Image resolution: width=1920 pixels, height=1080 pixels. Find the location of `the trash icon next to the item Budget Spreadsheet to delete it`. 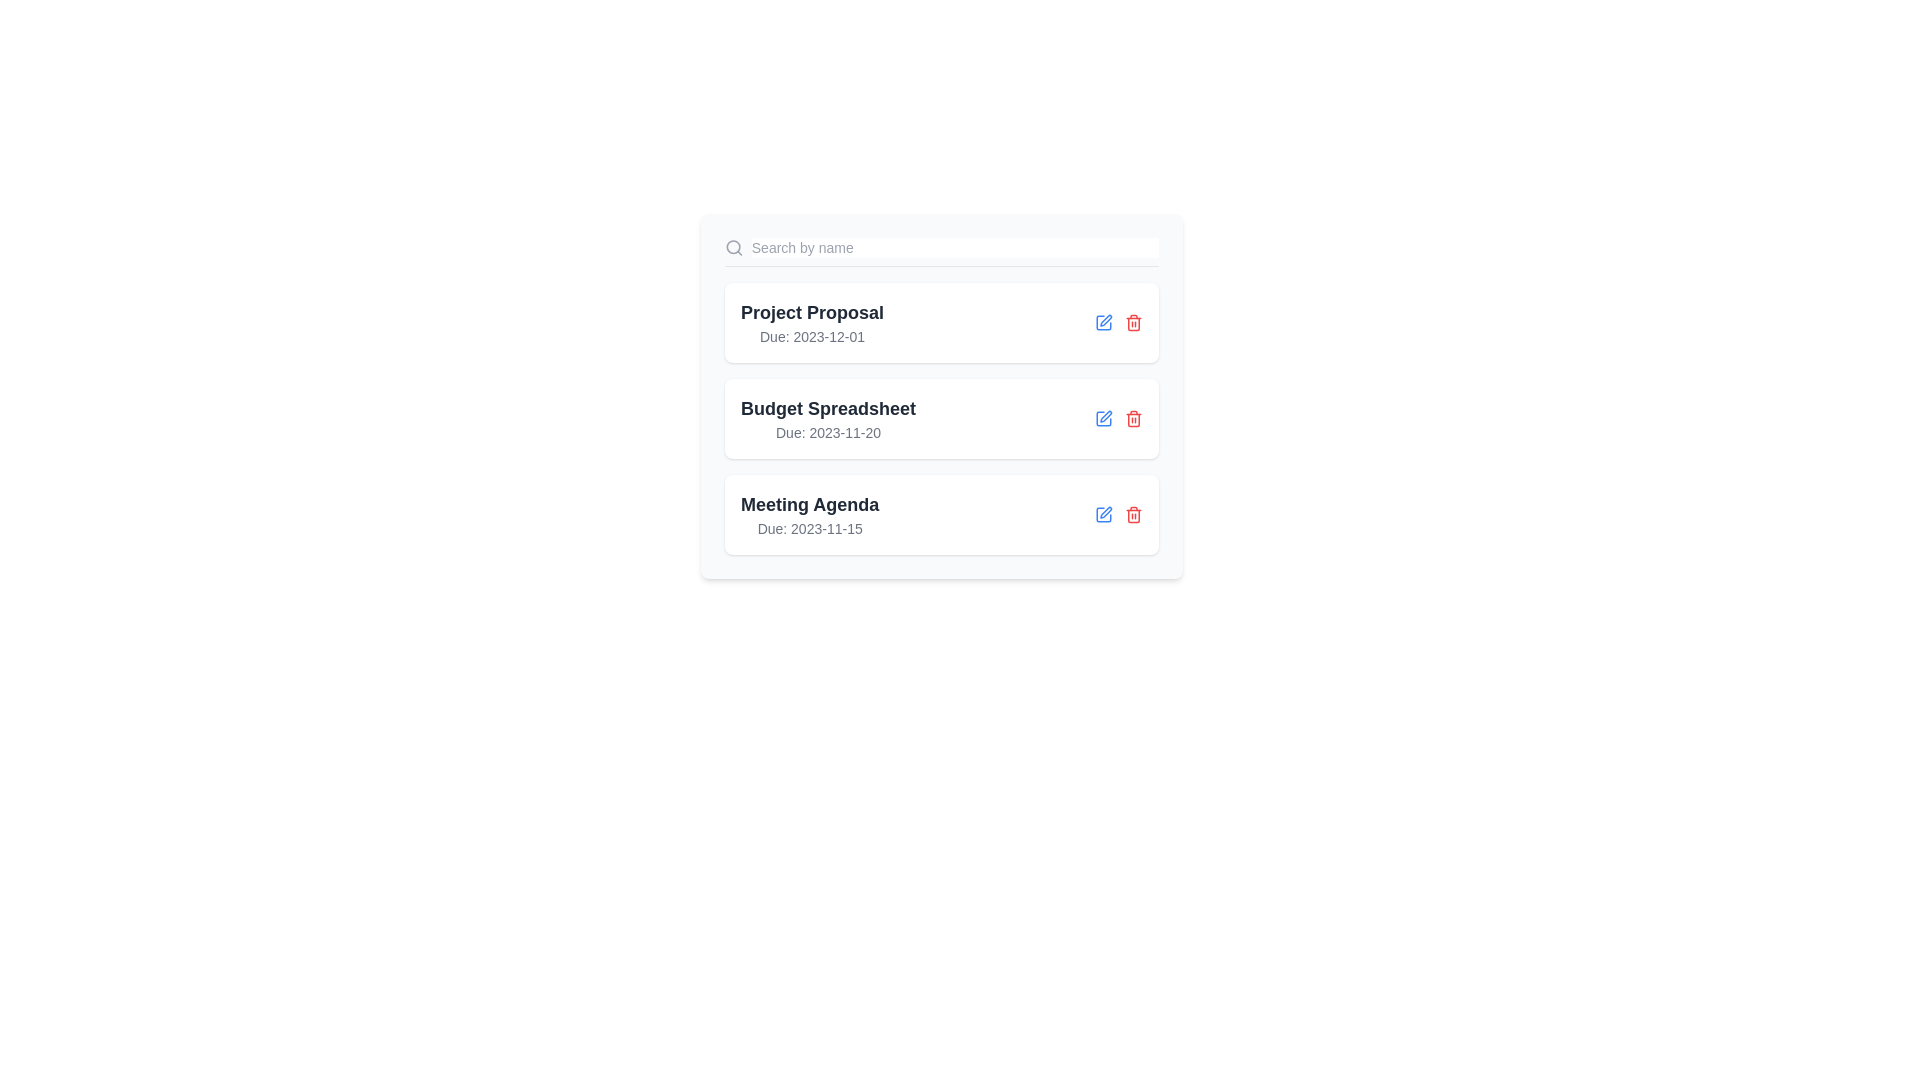

the trash icon next to the item Budget Spreadsheet to delete it is located at coordinates (1133, 418).